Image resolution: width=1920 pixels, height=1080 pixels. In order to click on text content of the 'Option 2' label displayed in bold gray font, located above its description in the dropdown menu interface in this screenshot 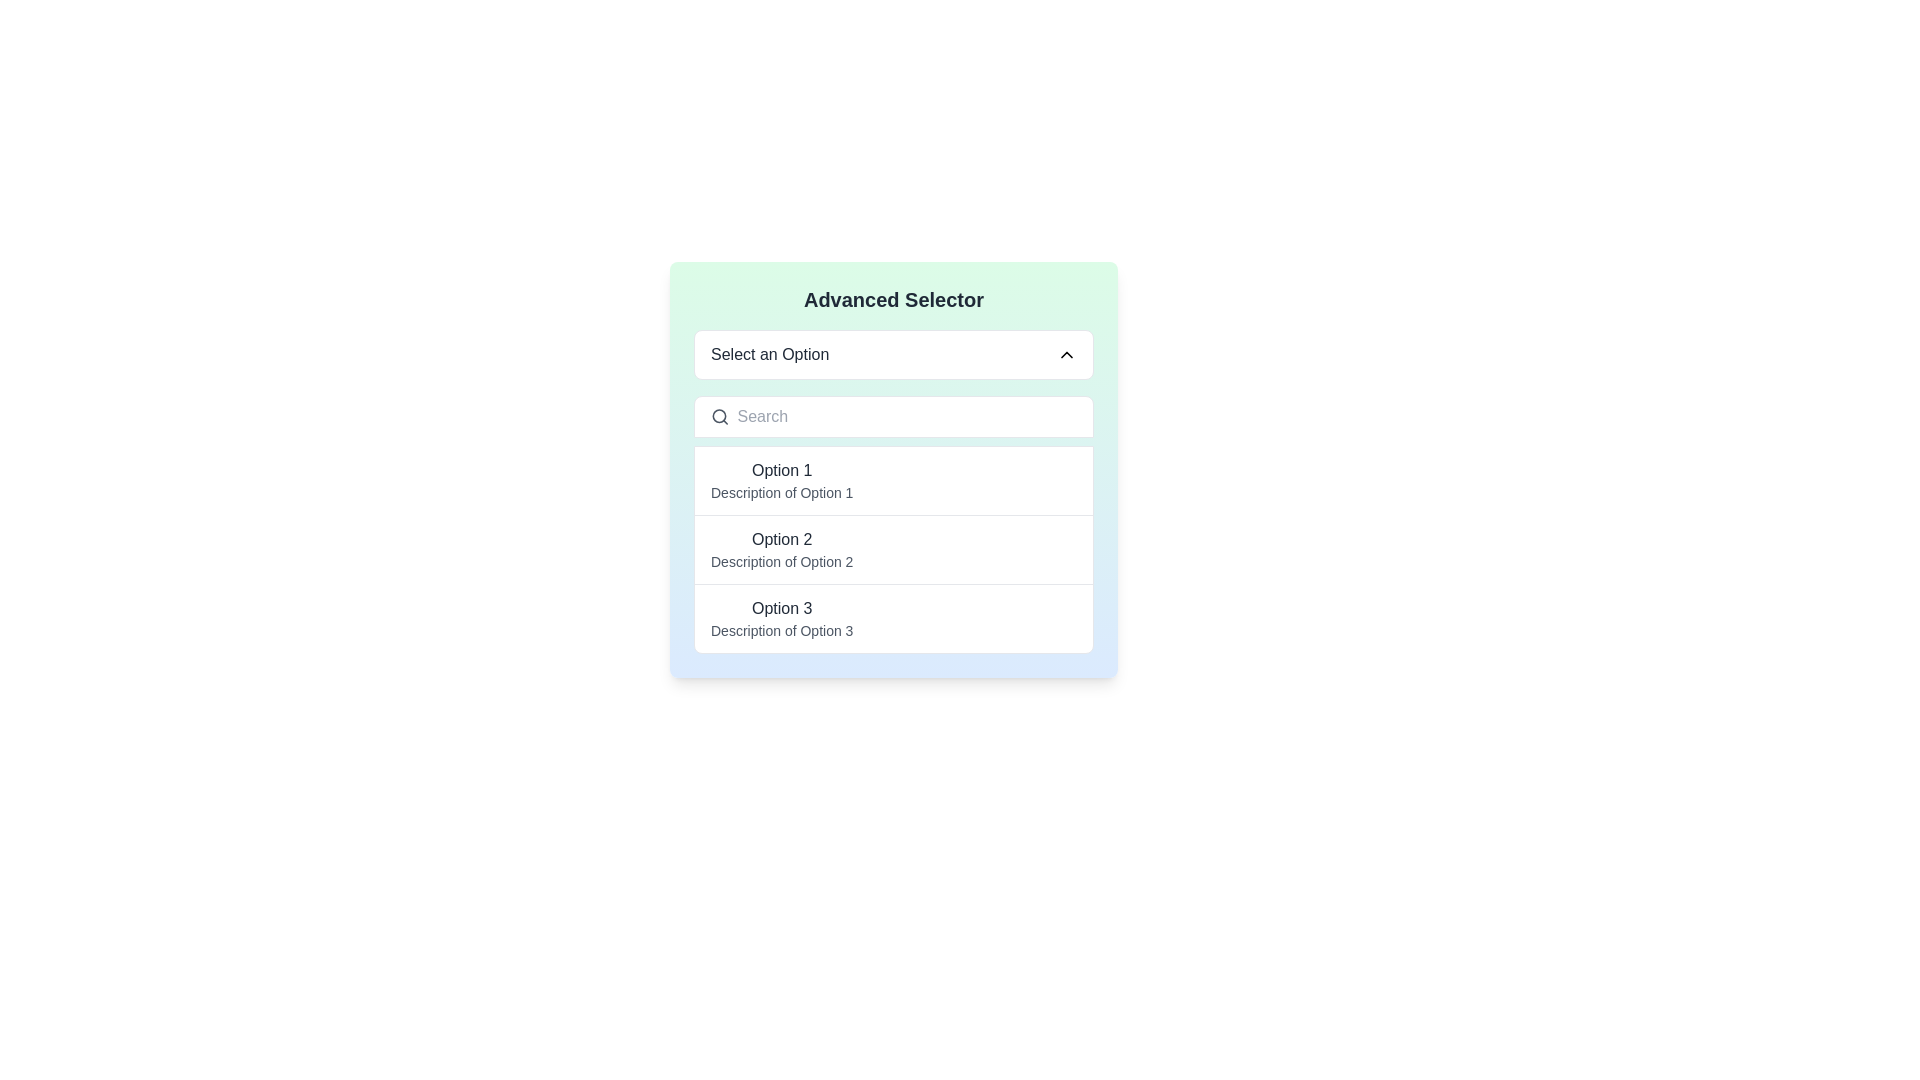, I will do `click(781, 540)`.